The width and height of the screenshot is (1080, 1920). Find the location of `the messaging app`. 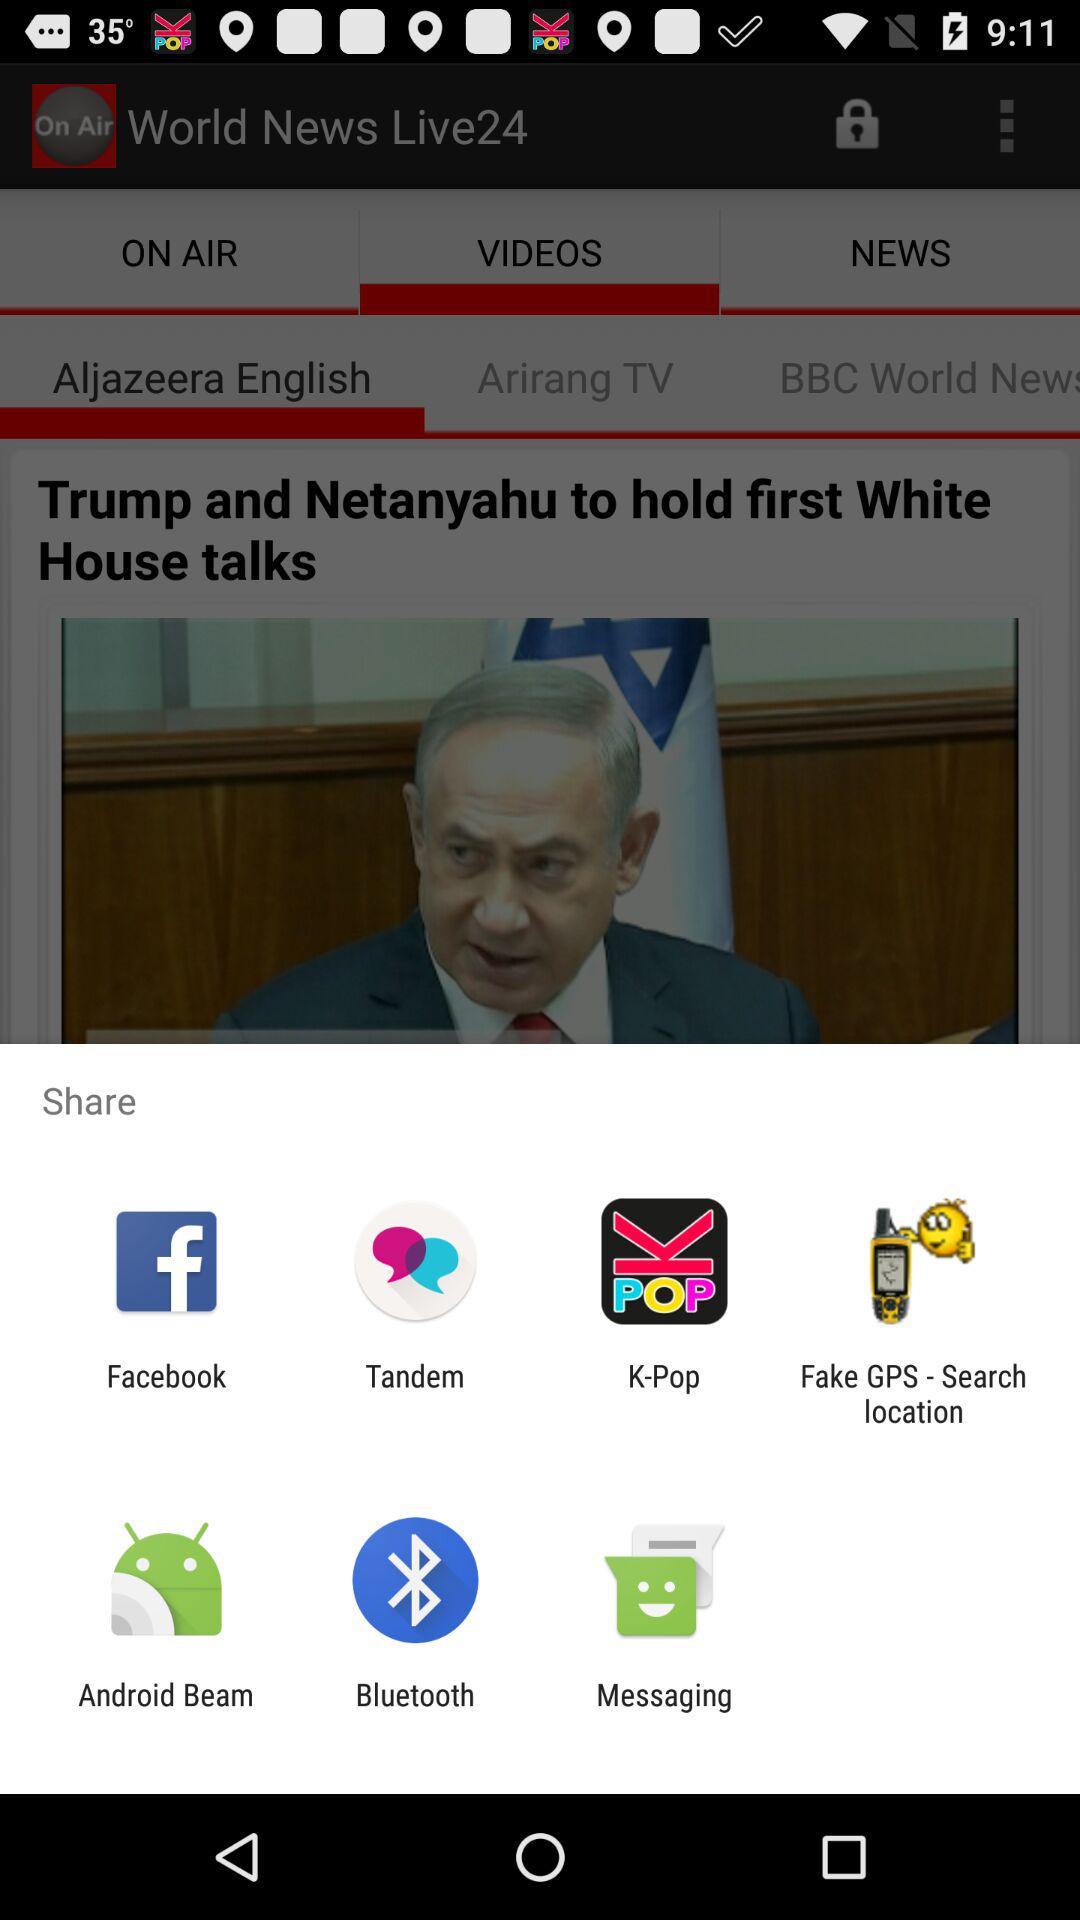

the messaging app is located at coordinates (664, 1711).